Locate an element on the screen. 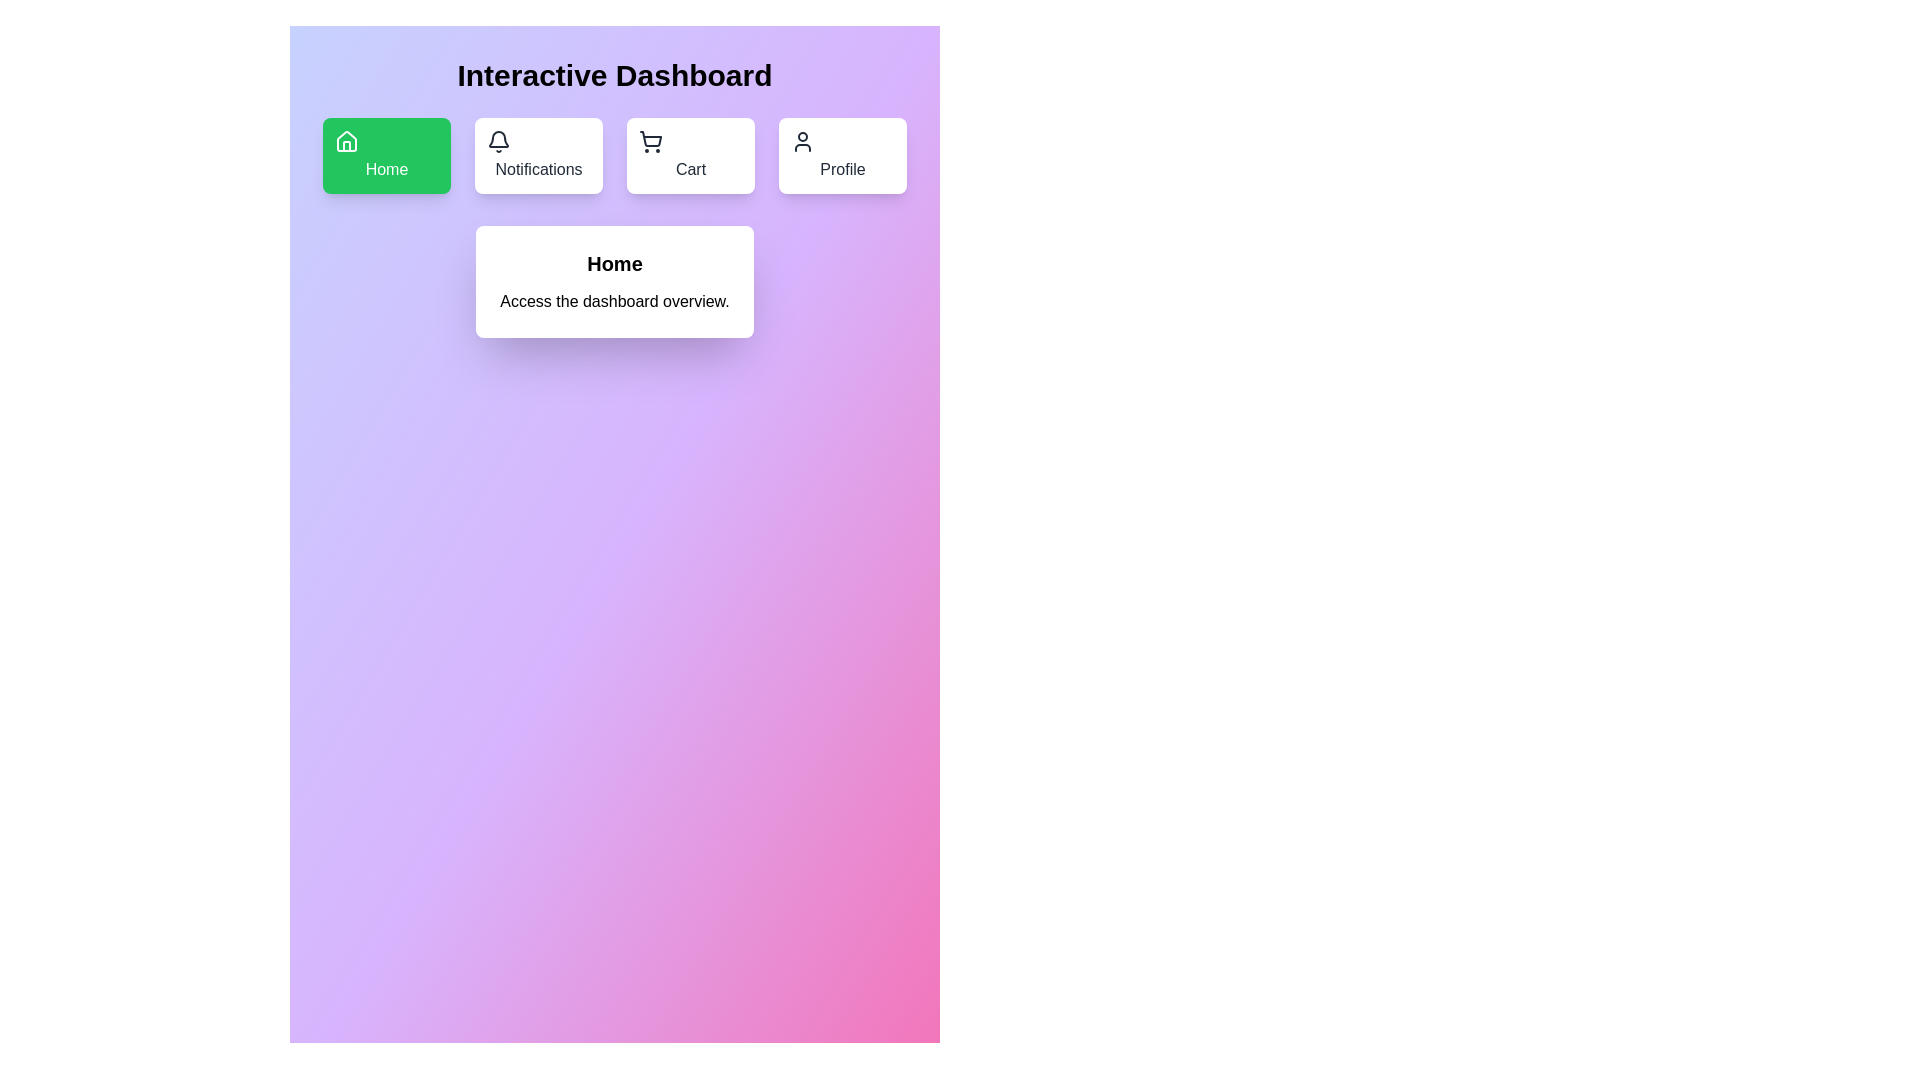 Image resolution: width=1920 pixels, height=1080 pixels. the menu option Notifications to view its content and details is located at coordinates (538, 154).